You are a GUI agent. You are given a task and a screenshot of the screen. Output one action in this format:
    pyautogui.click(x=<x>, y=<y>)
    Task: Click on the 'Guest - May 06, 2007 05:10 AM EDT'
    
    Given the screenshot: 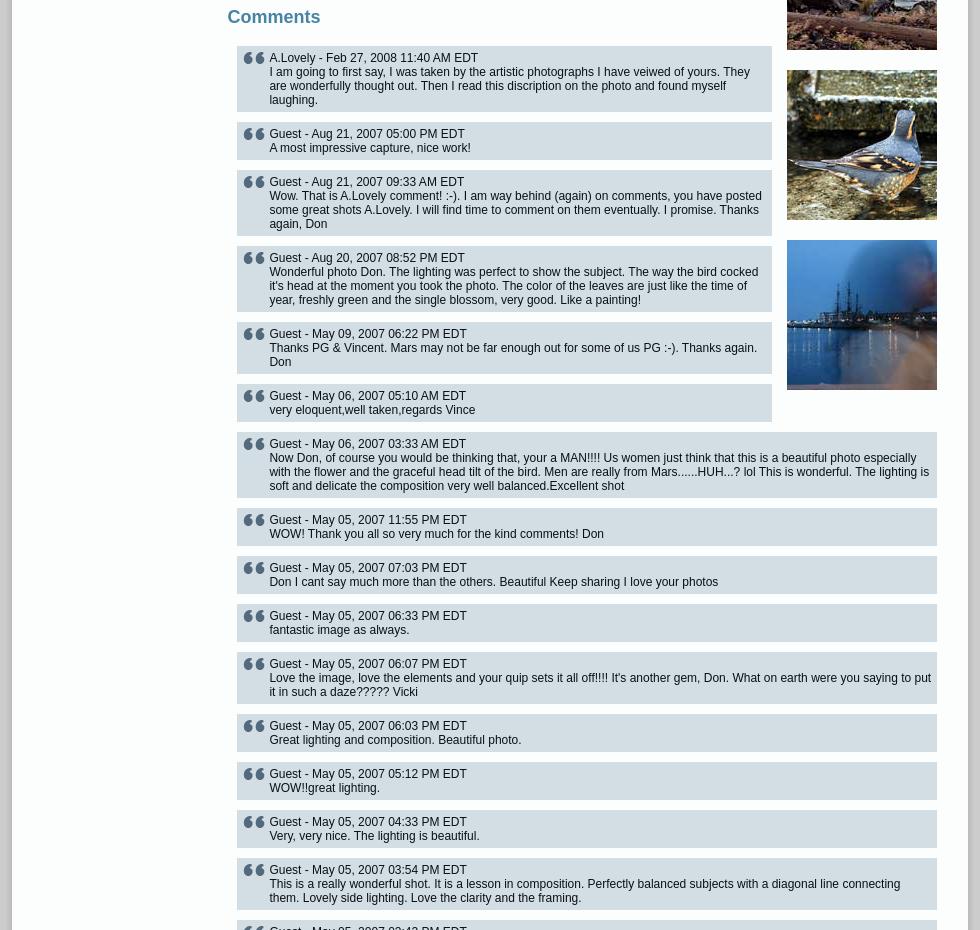 What is the action you would take?
    pyautogui.click(x=367, y=395)
    